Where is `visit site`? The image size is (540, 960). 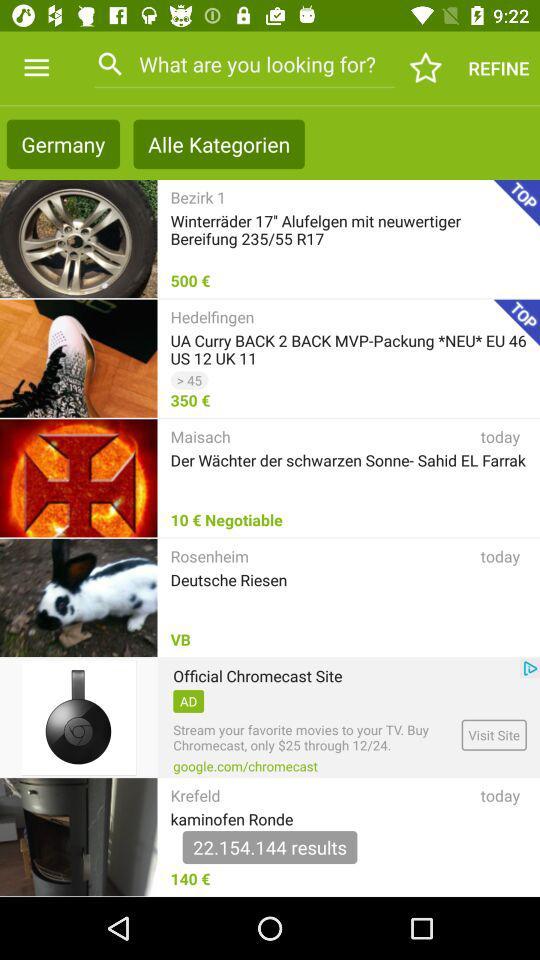 visit site is located at coordinates (493, 734).